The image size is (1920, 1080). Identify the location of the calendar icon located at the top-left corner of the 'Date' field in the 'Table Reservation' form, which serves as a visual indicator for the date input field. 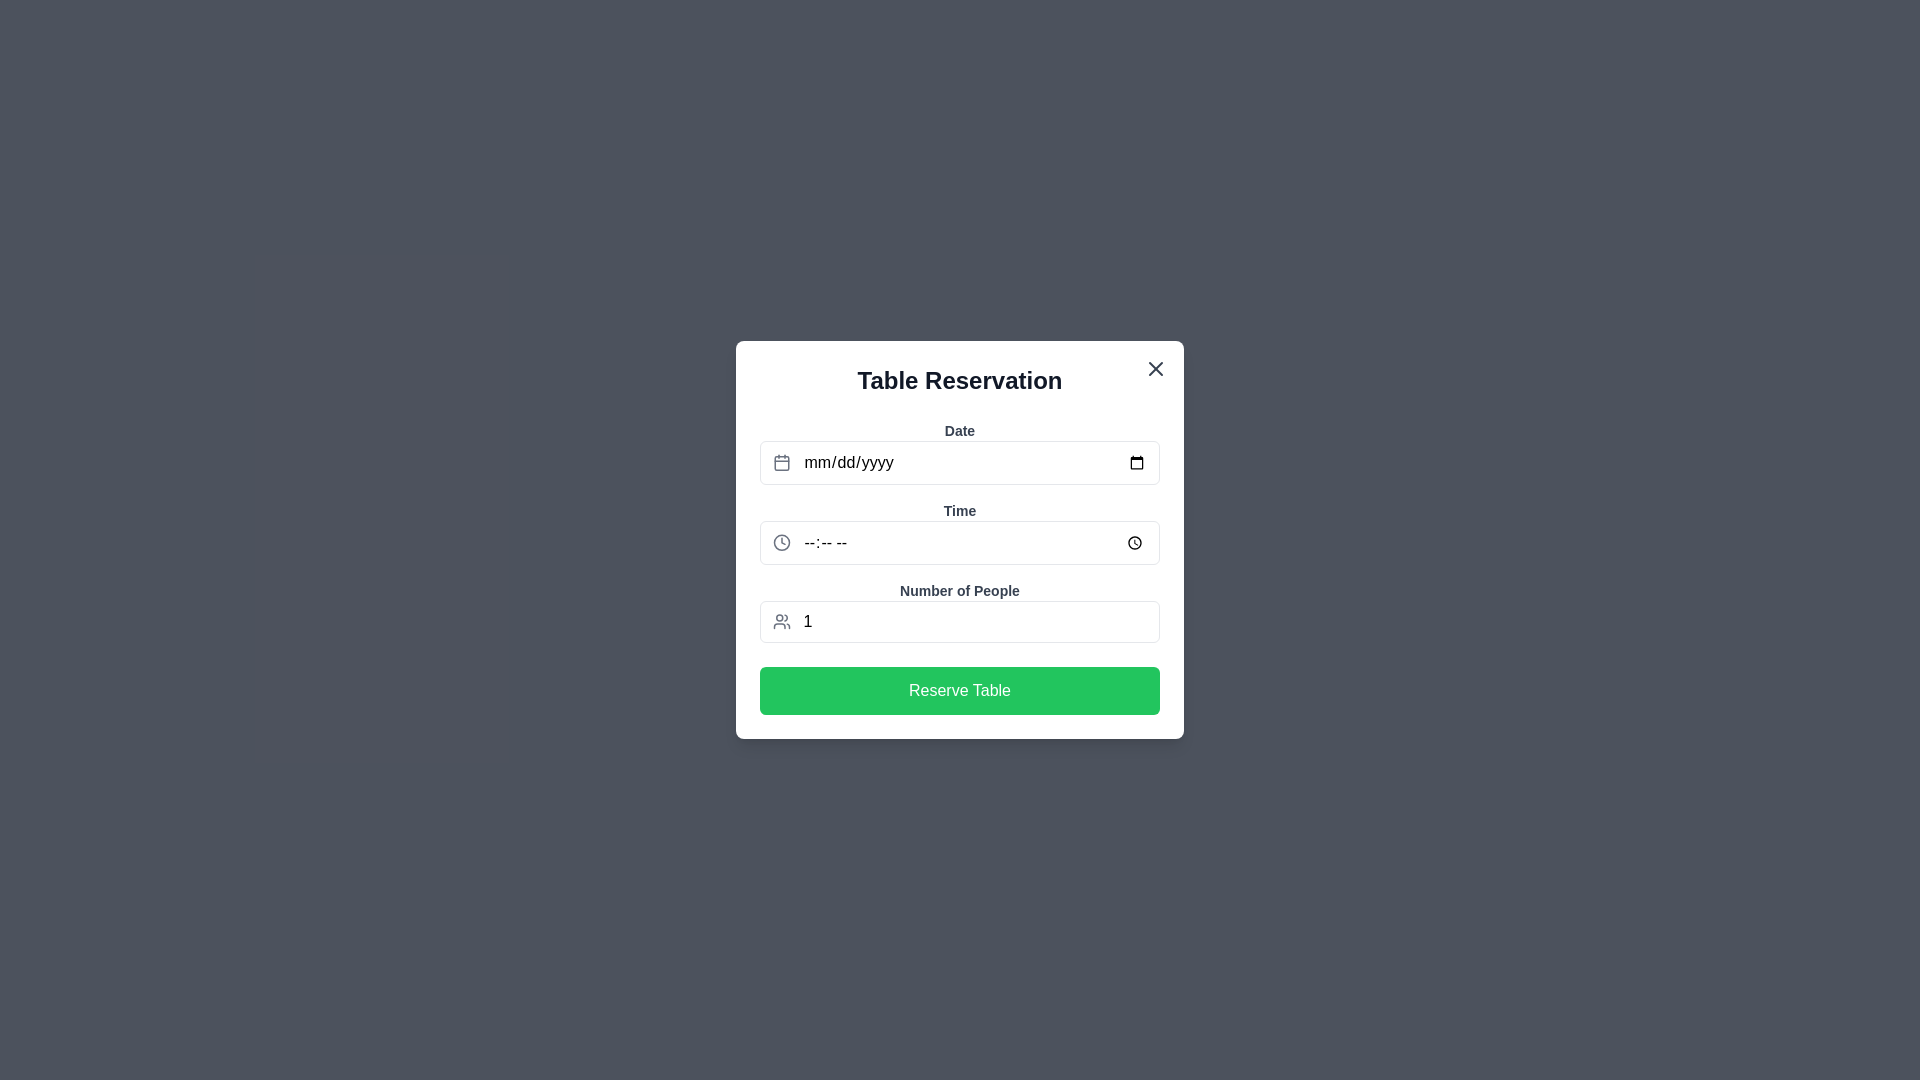
(781, 462).